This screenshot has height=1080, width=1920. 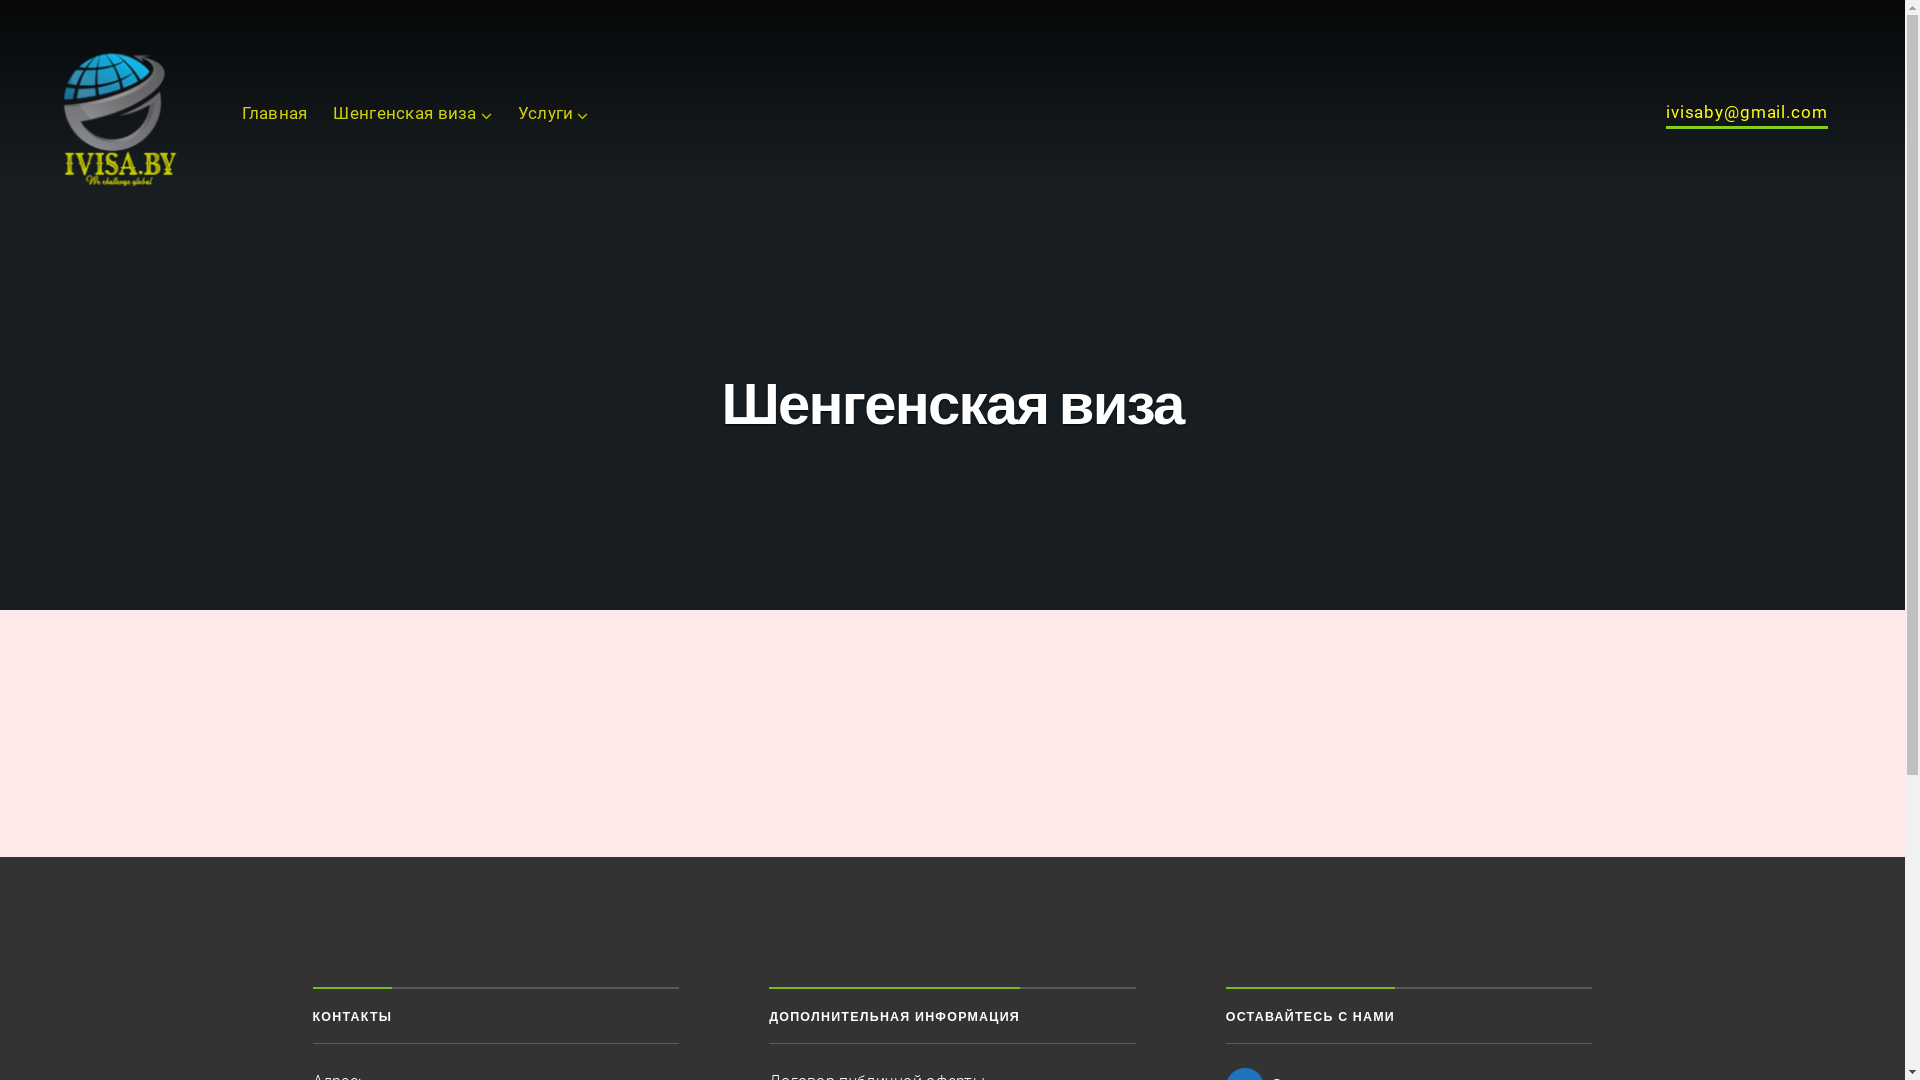 I want to click on 'ivisaby@gmail.com', so click(x=1745, y=116).